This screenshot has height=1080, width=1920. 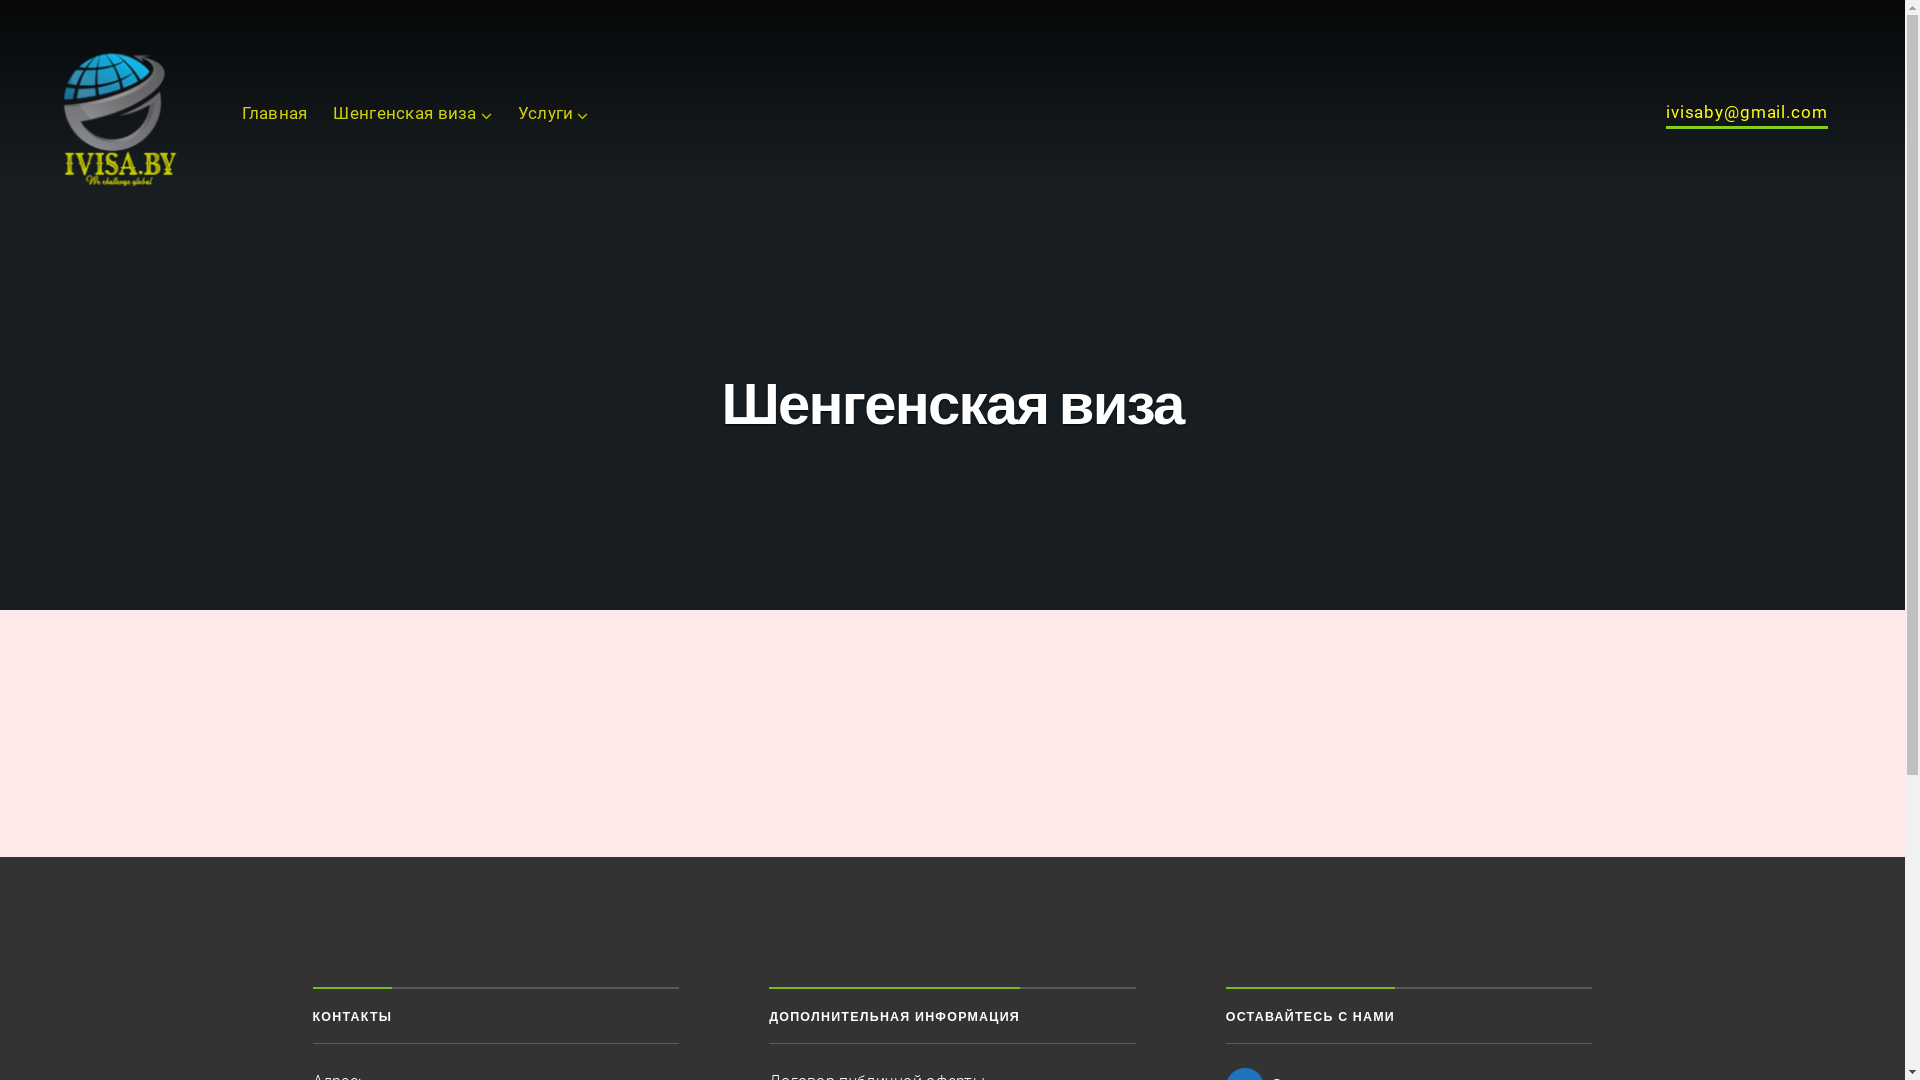 I want to click on 'ivisaby@gmail.com', so click(x=1745, y=116).